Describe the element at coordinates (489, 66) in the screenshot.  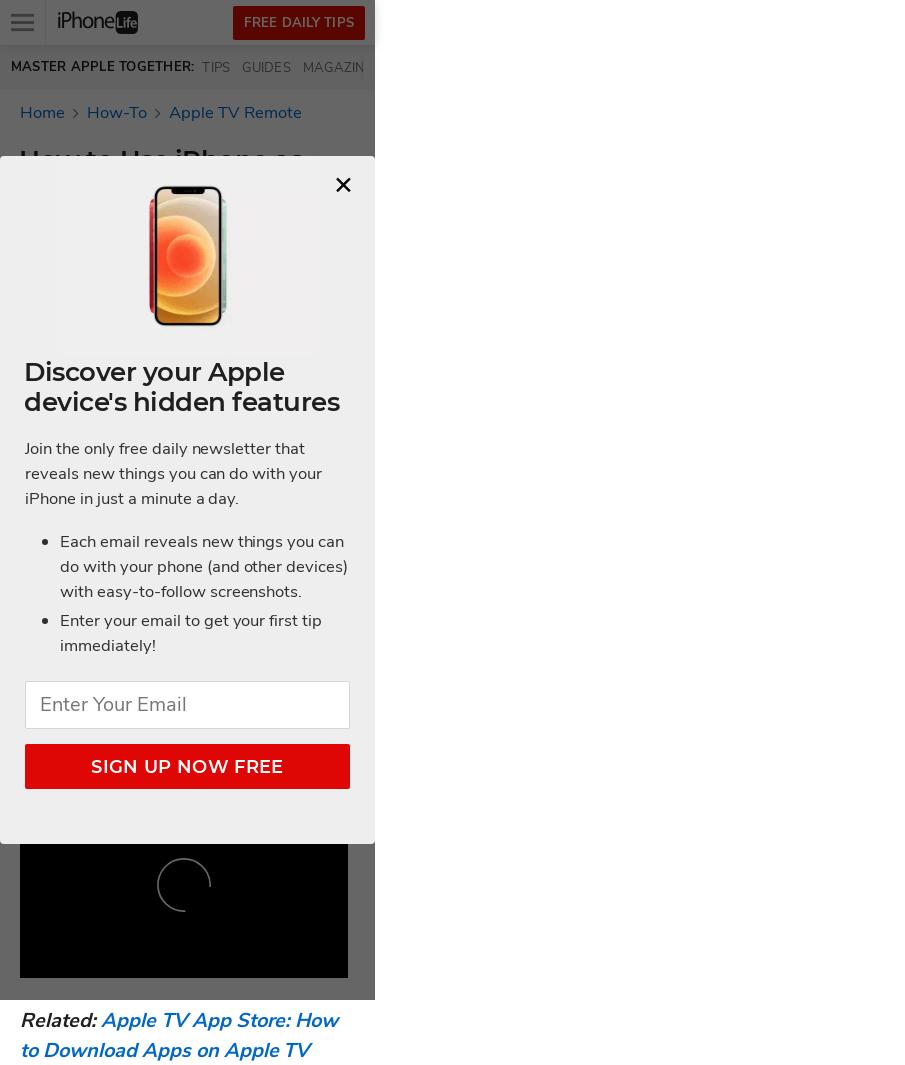
I see `'Podcast'` at that location.